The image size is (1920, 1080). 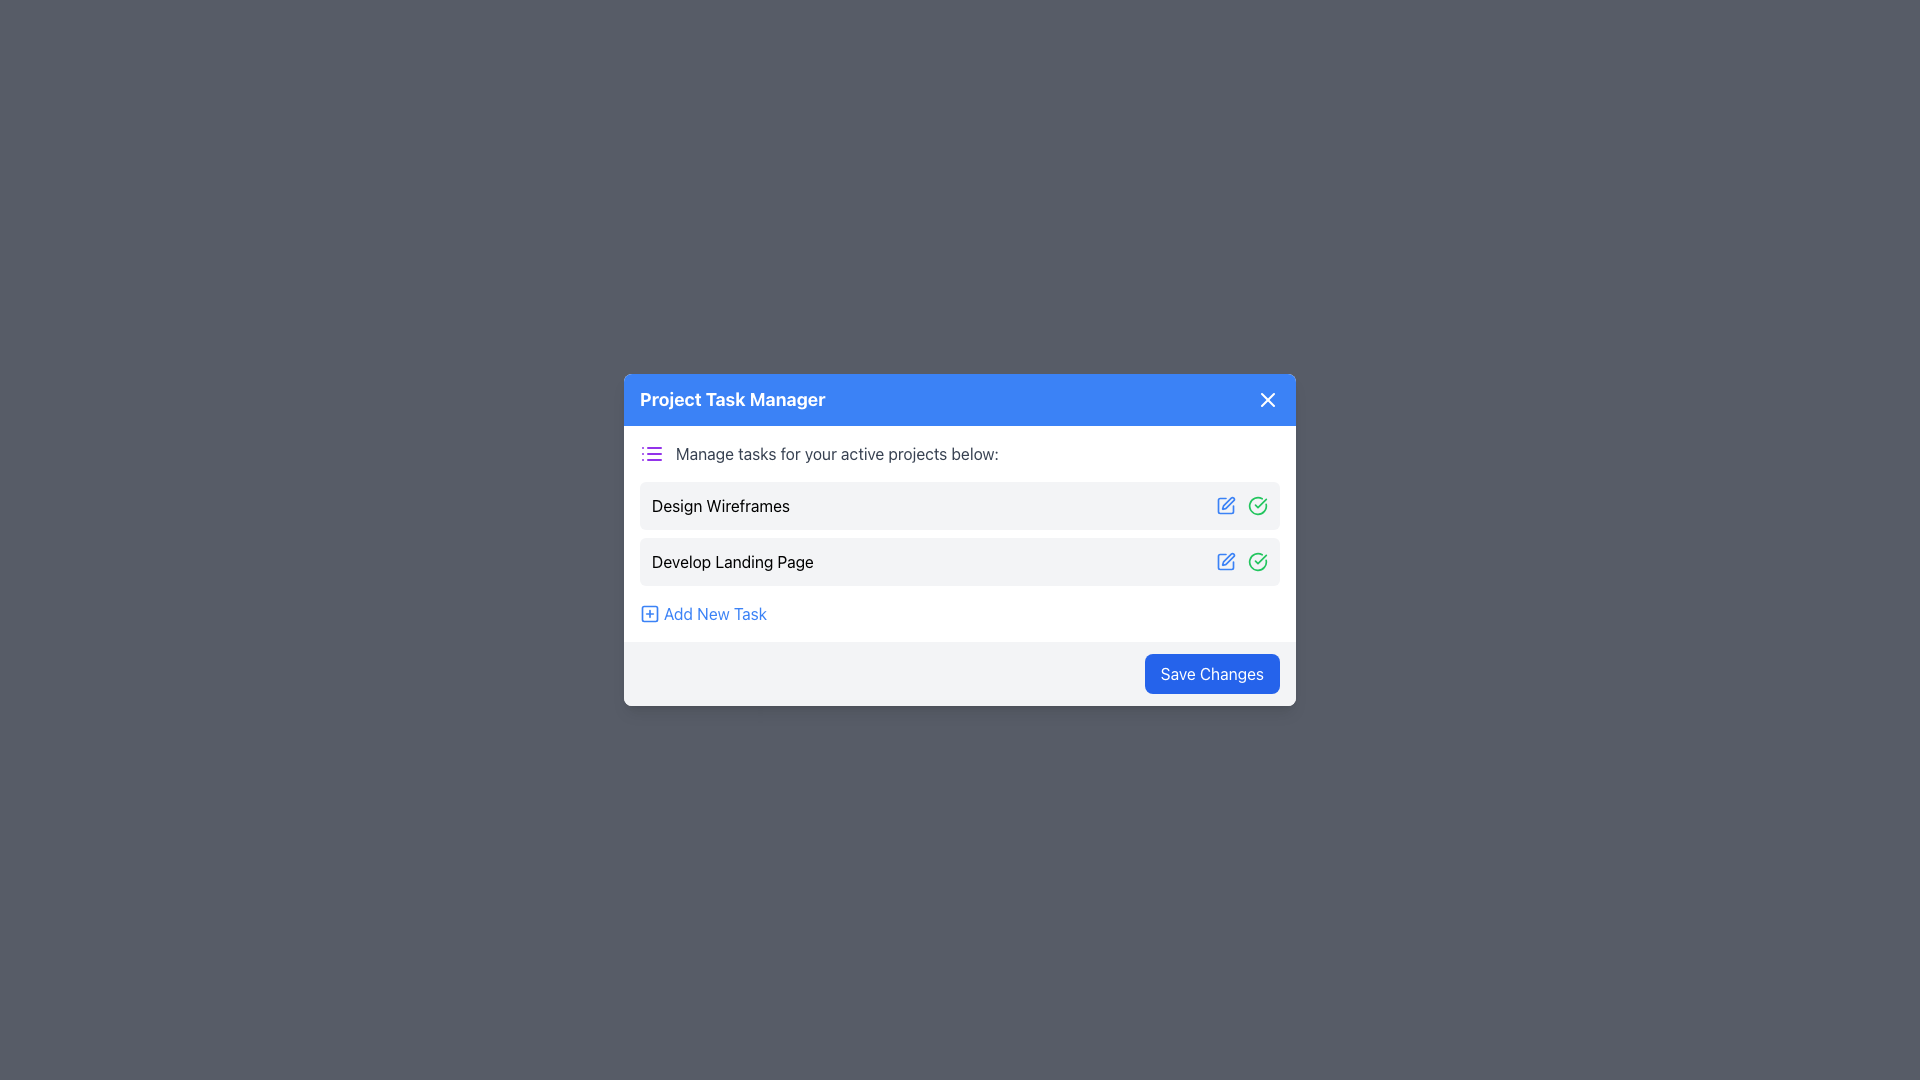 What do you see at coordinates (649, 612) in the screenshot?
I see `the small square with rounded corners that forms the background of the SVG icon, located to the right of the task name in the task list` at bounding box center [649, 612].